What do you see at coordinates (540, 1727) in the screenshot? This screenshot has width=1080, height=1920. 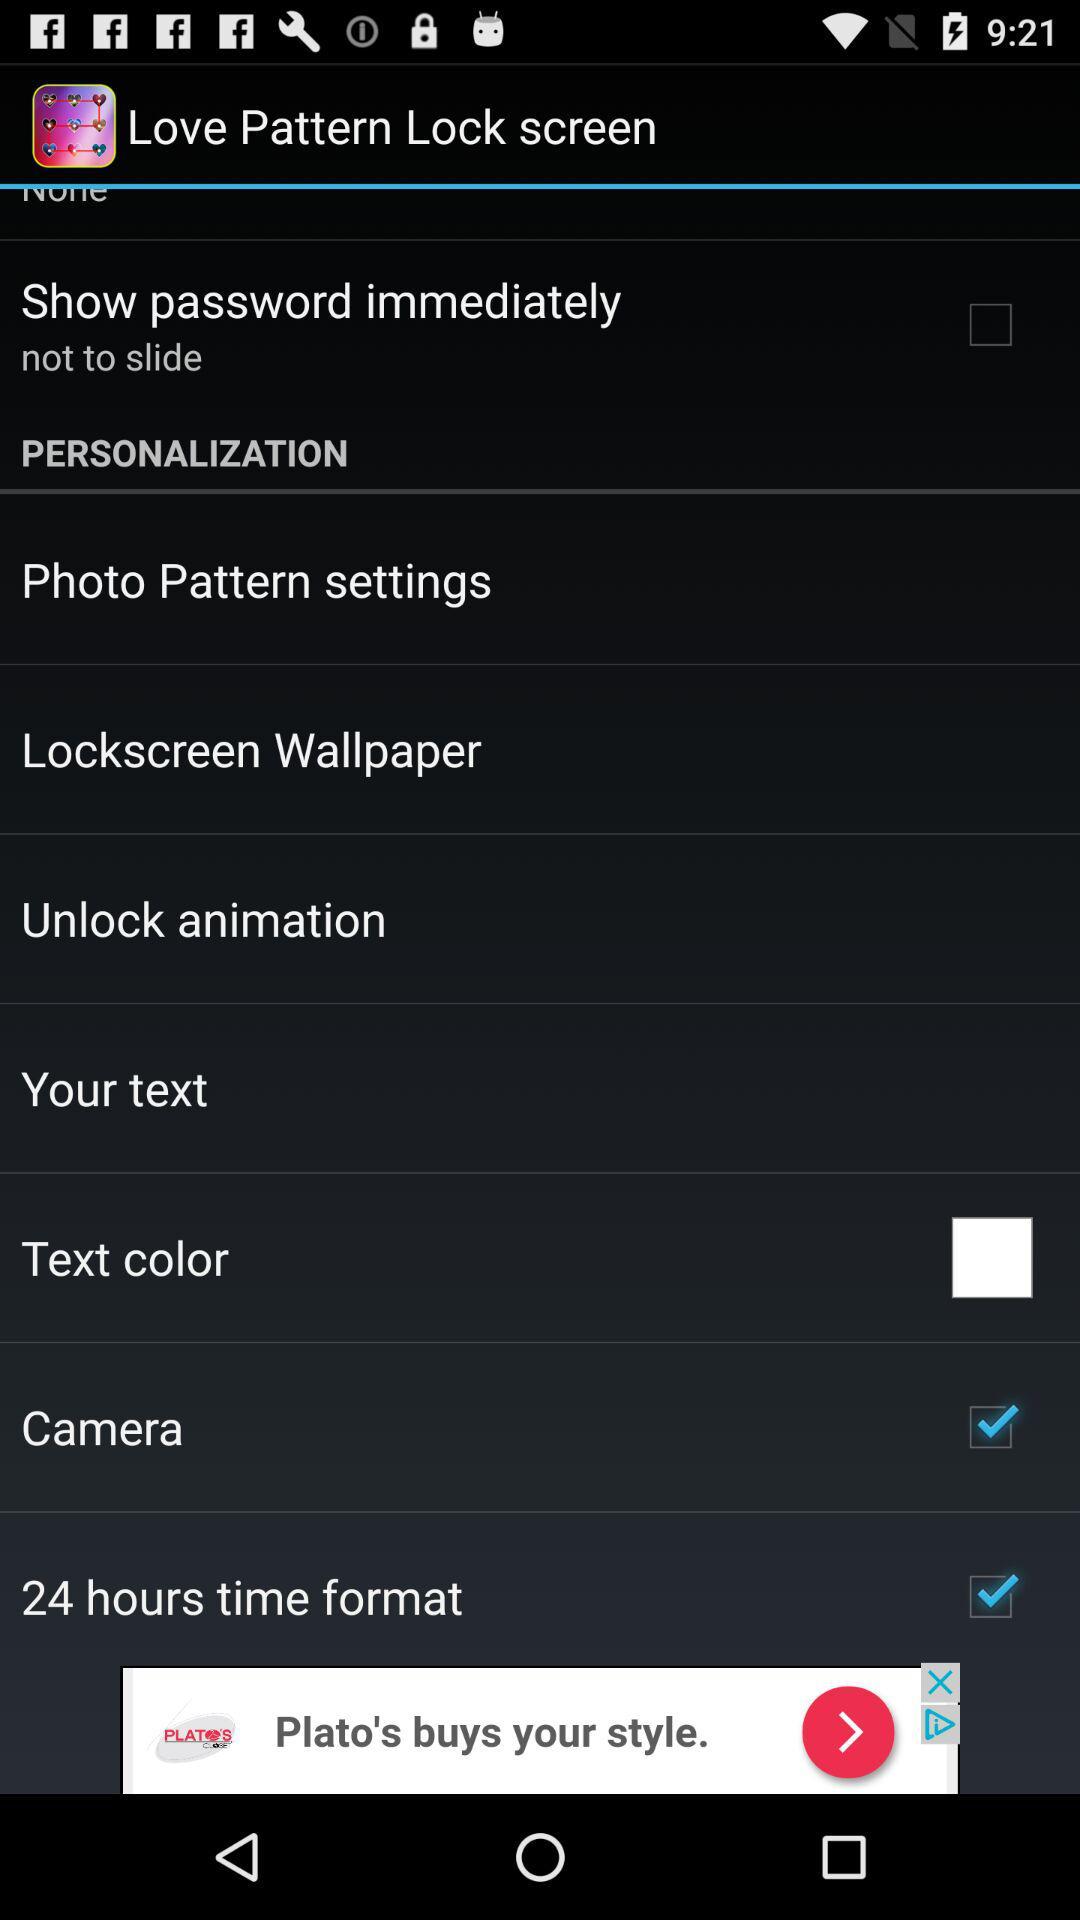 I see `remove the add` at bounding box center [540, 1727].